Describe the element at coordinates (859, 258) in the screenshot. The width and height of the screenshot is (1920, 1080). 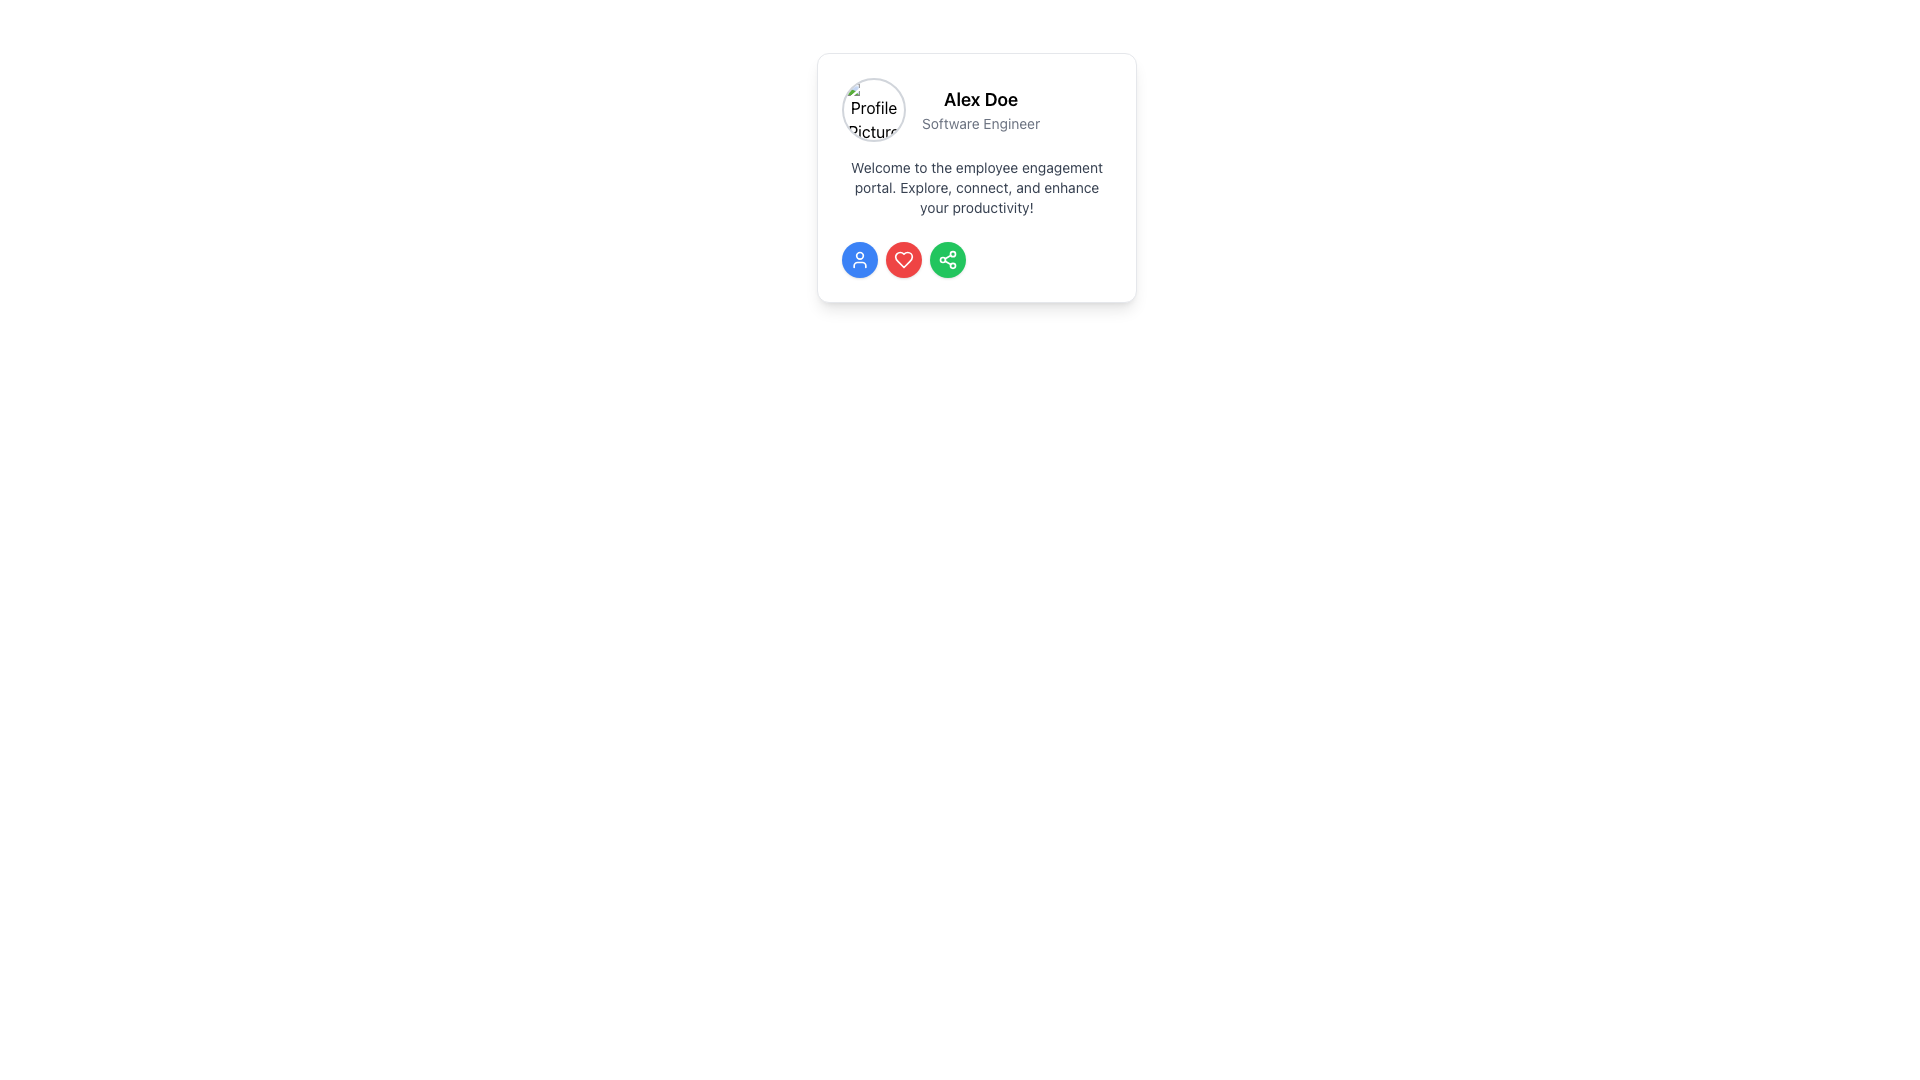
I see `the user icon with a circular avatar representation, styled with a blue border, located at the bottom left of the card layout` at that location.